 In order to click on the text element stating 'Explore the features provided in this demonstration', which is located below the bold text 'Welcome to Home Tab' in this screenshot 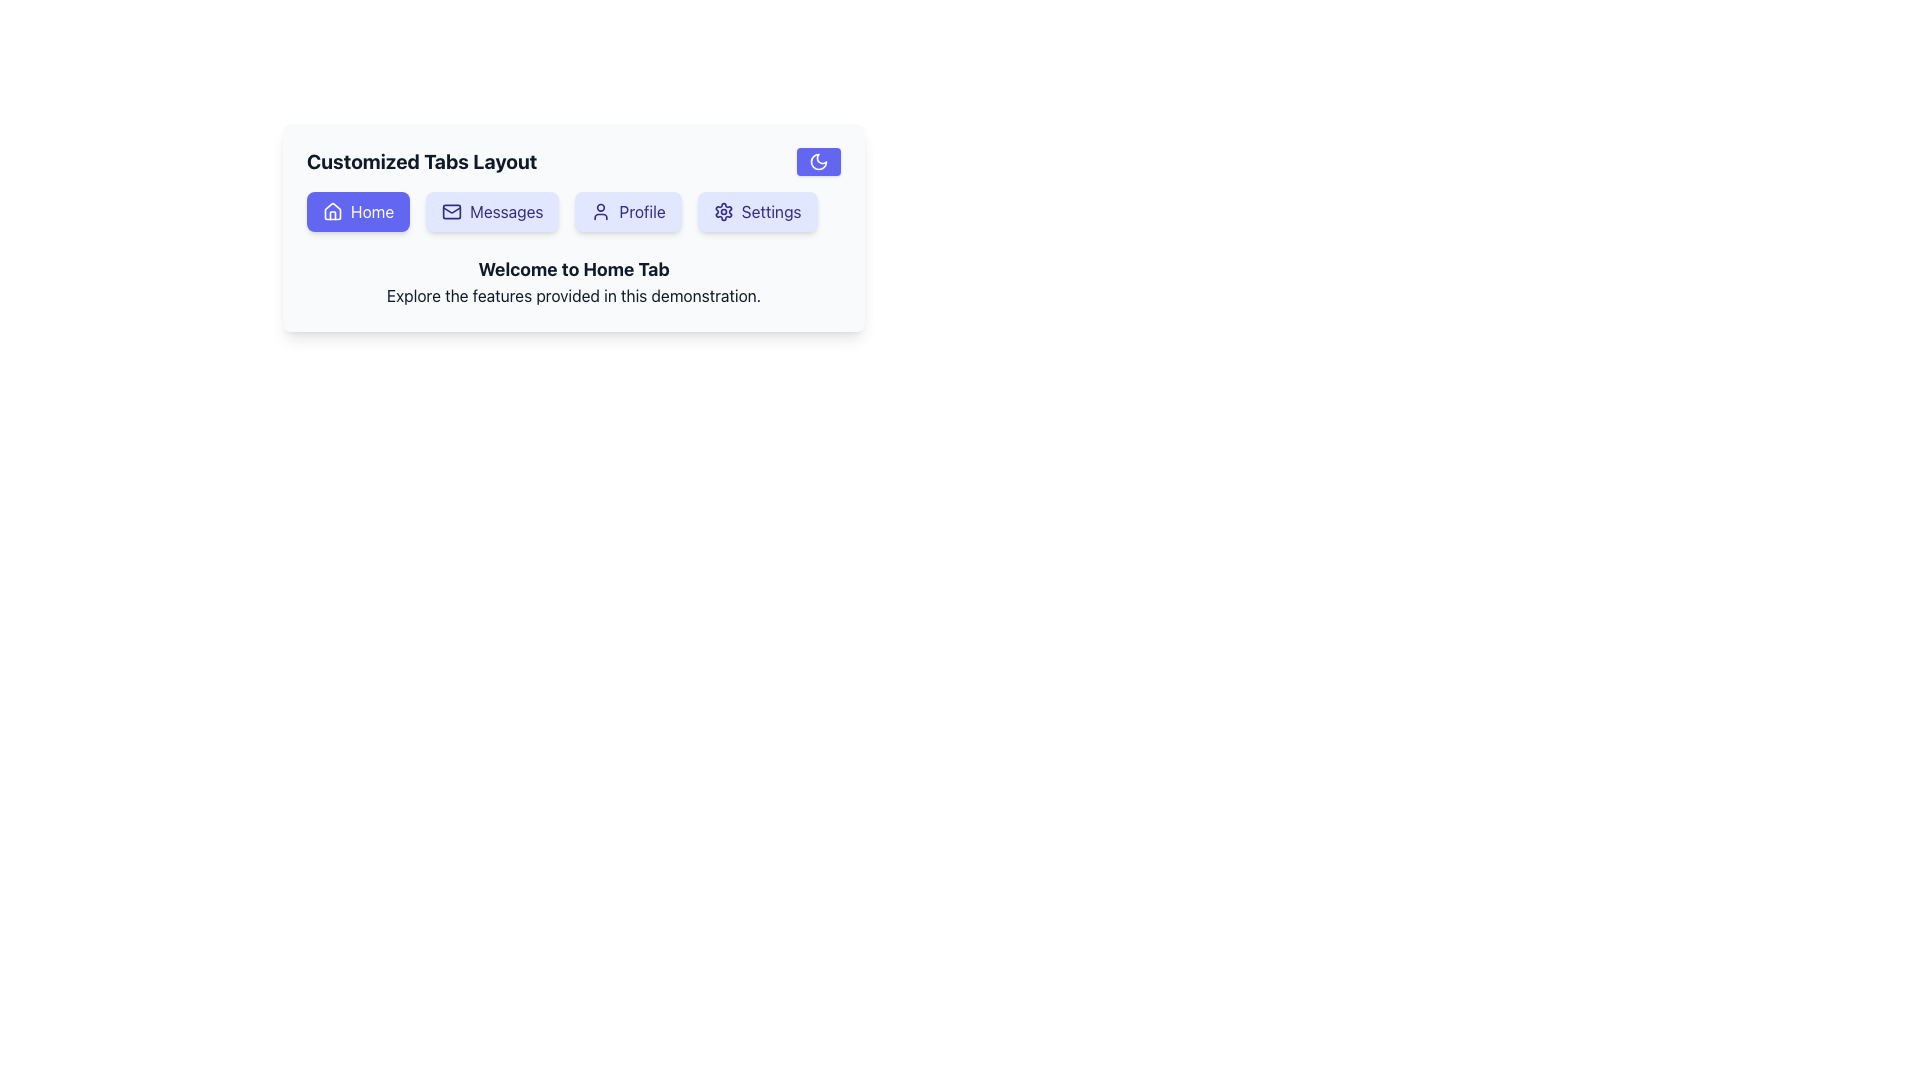, I will do `click(573, 296)`.